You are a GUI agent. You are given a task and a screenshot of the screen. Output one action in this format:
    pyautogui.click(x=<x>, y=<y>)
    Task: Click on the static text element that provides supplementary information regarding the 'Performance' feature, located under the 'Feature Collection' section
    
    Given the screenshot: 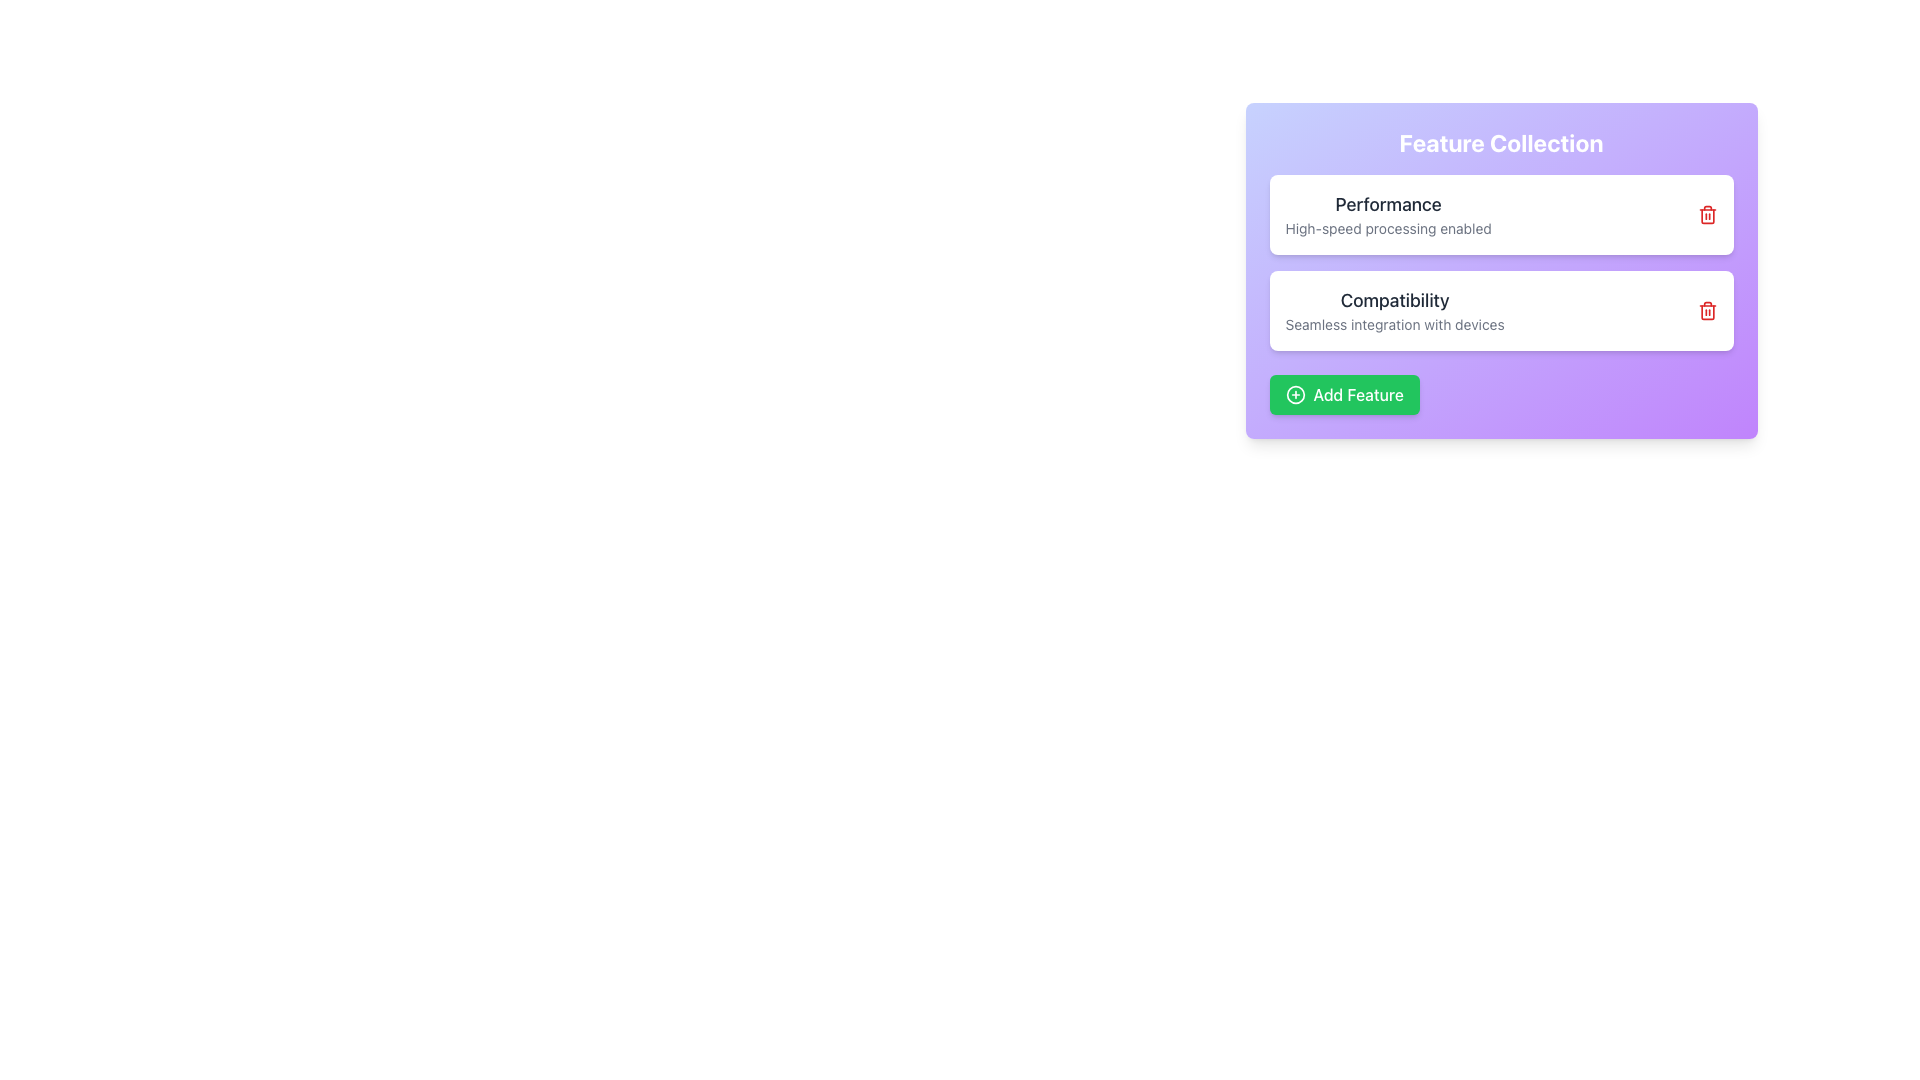 What is the action you would take?
    pyautogui.click(x=1387, y=227)
    